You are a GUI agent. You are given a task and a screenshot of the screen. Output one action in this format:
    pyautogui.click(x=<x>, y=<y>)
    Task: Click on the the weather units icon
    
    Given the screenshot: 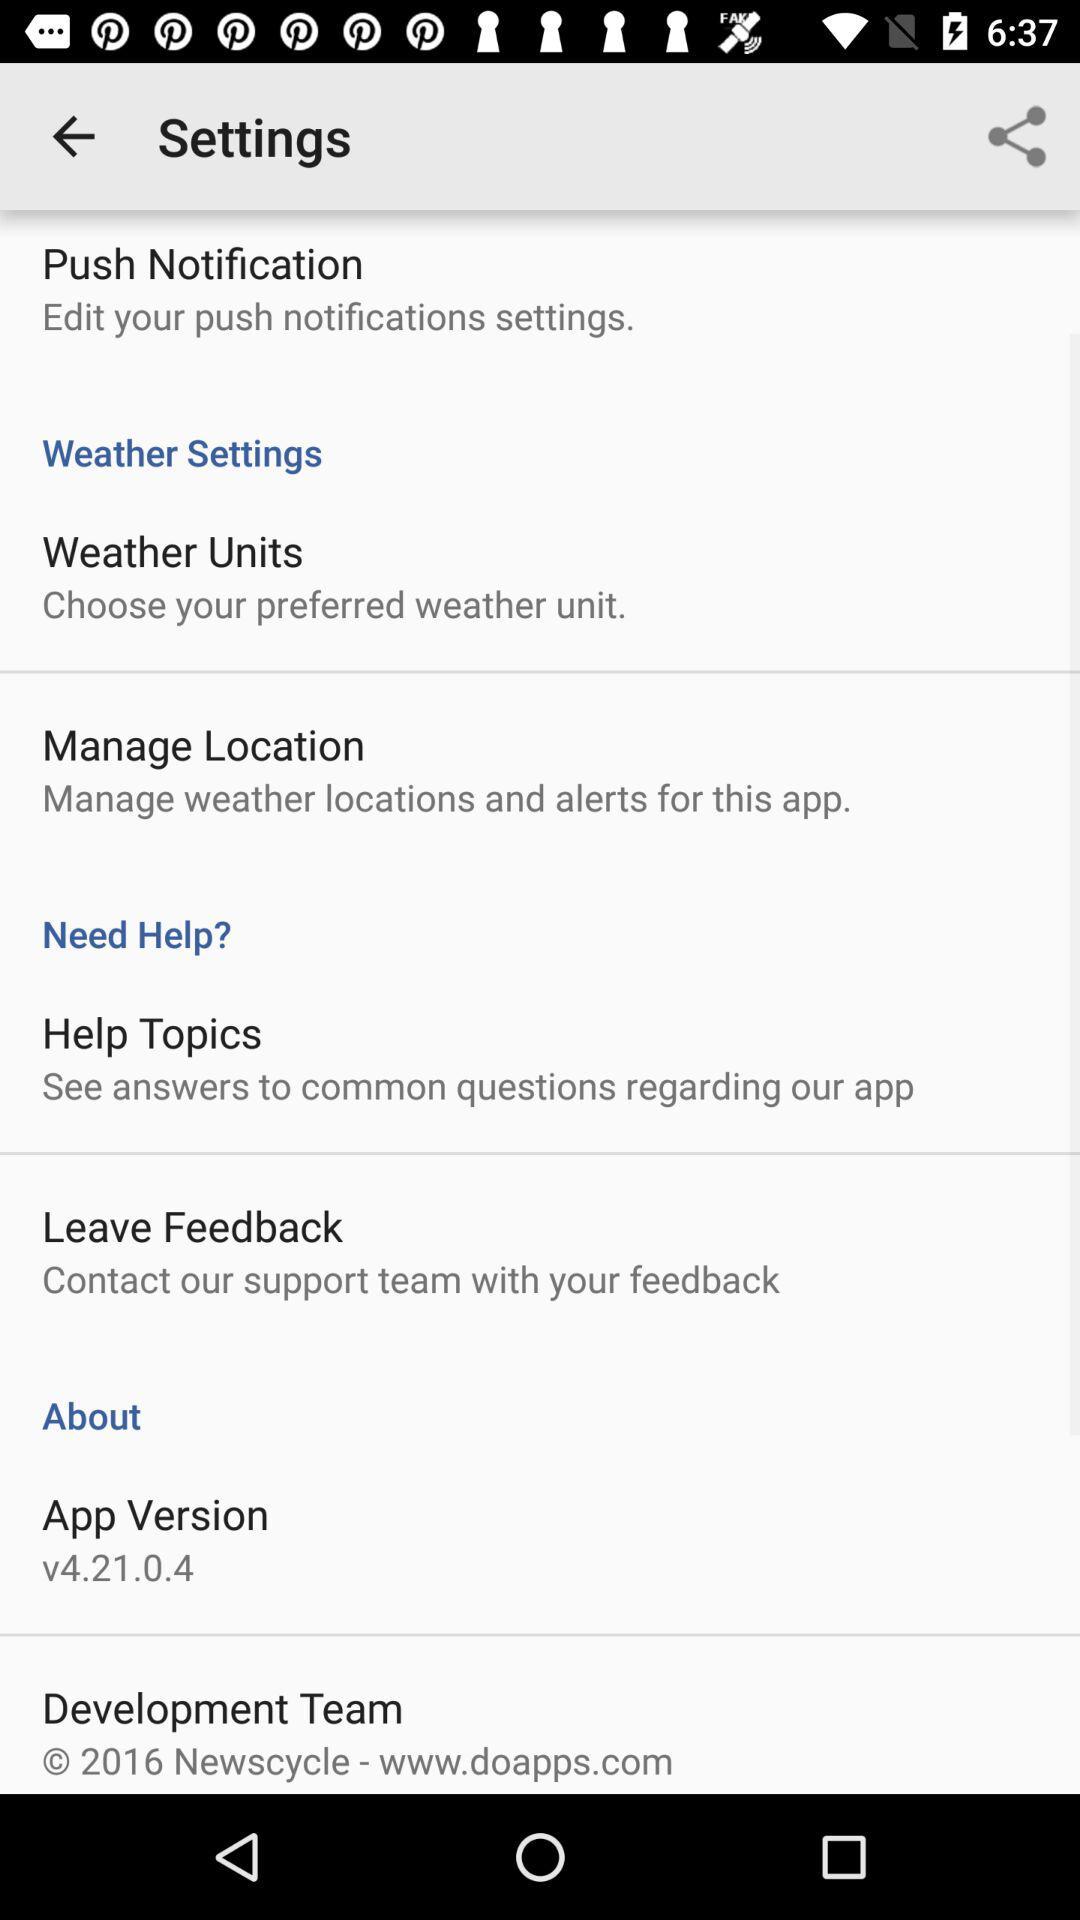 What is the action you would take?
    pyautogui.click(x=171, y=550)
    